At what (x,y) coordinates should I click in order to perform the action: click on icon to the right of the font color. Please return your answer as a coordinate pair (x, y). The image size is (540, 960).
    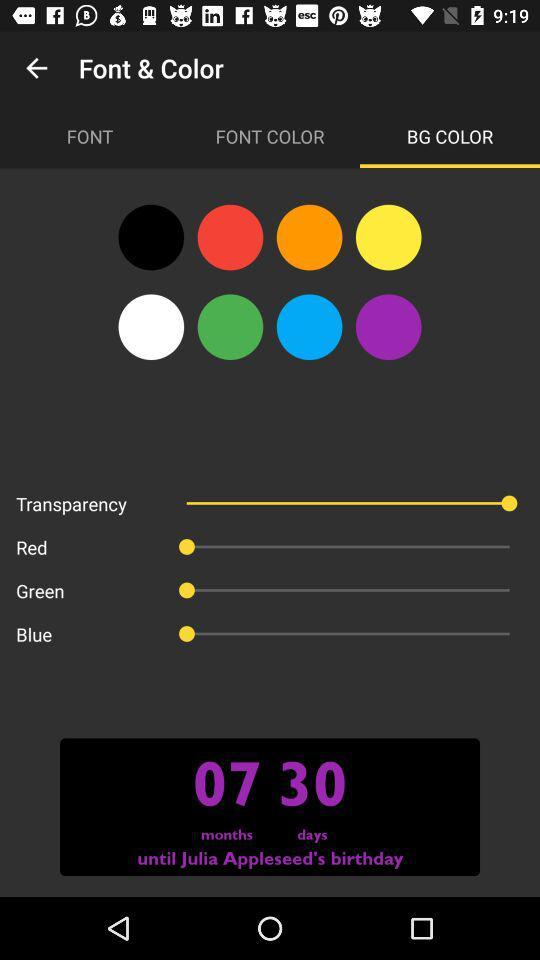
    Looking at the image, I should click on (449, 135).